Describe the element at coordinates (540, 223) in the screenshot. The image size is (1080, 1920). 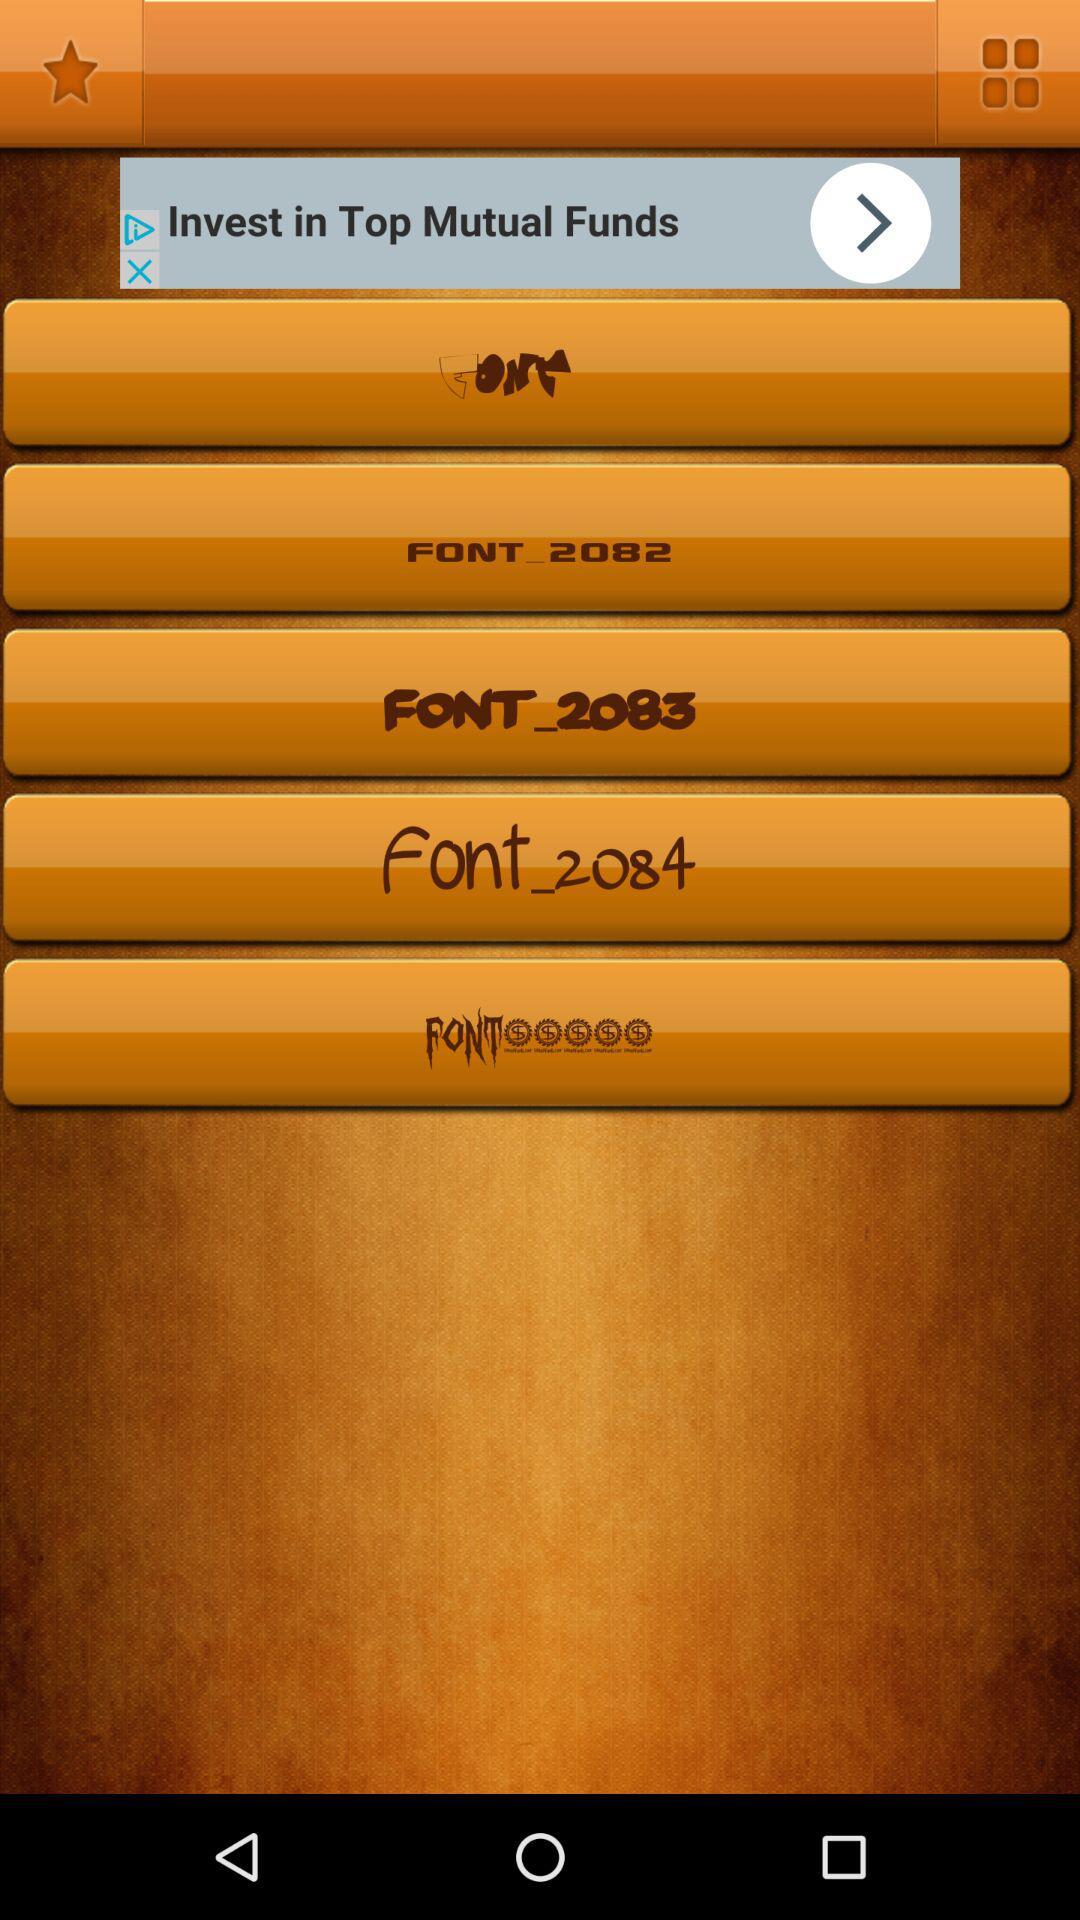
I see `tap advertisement` at that location.